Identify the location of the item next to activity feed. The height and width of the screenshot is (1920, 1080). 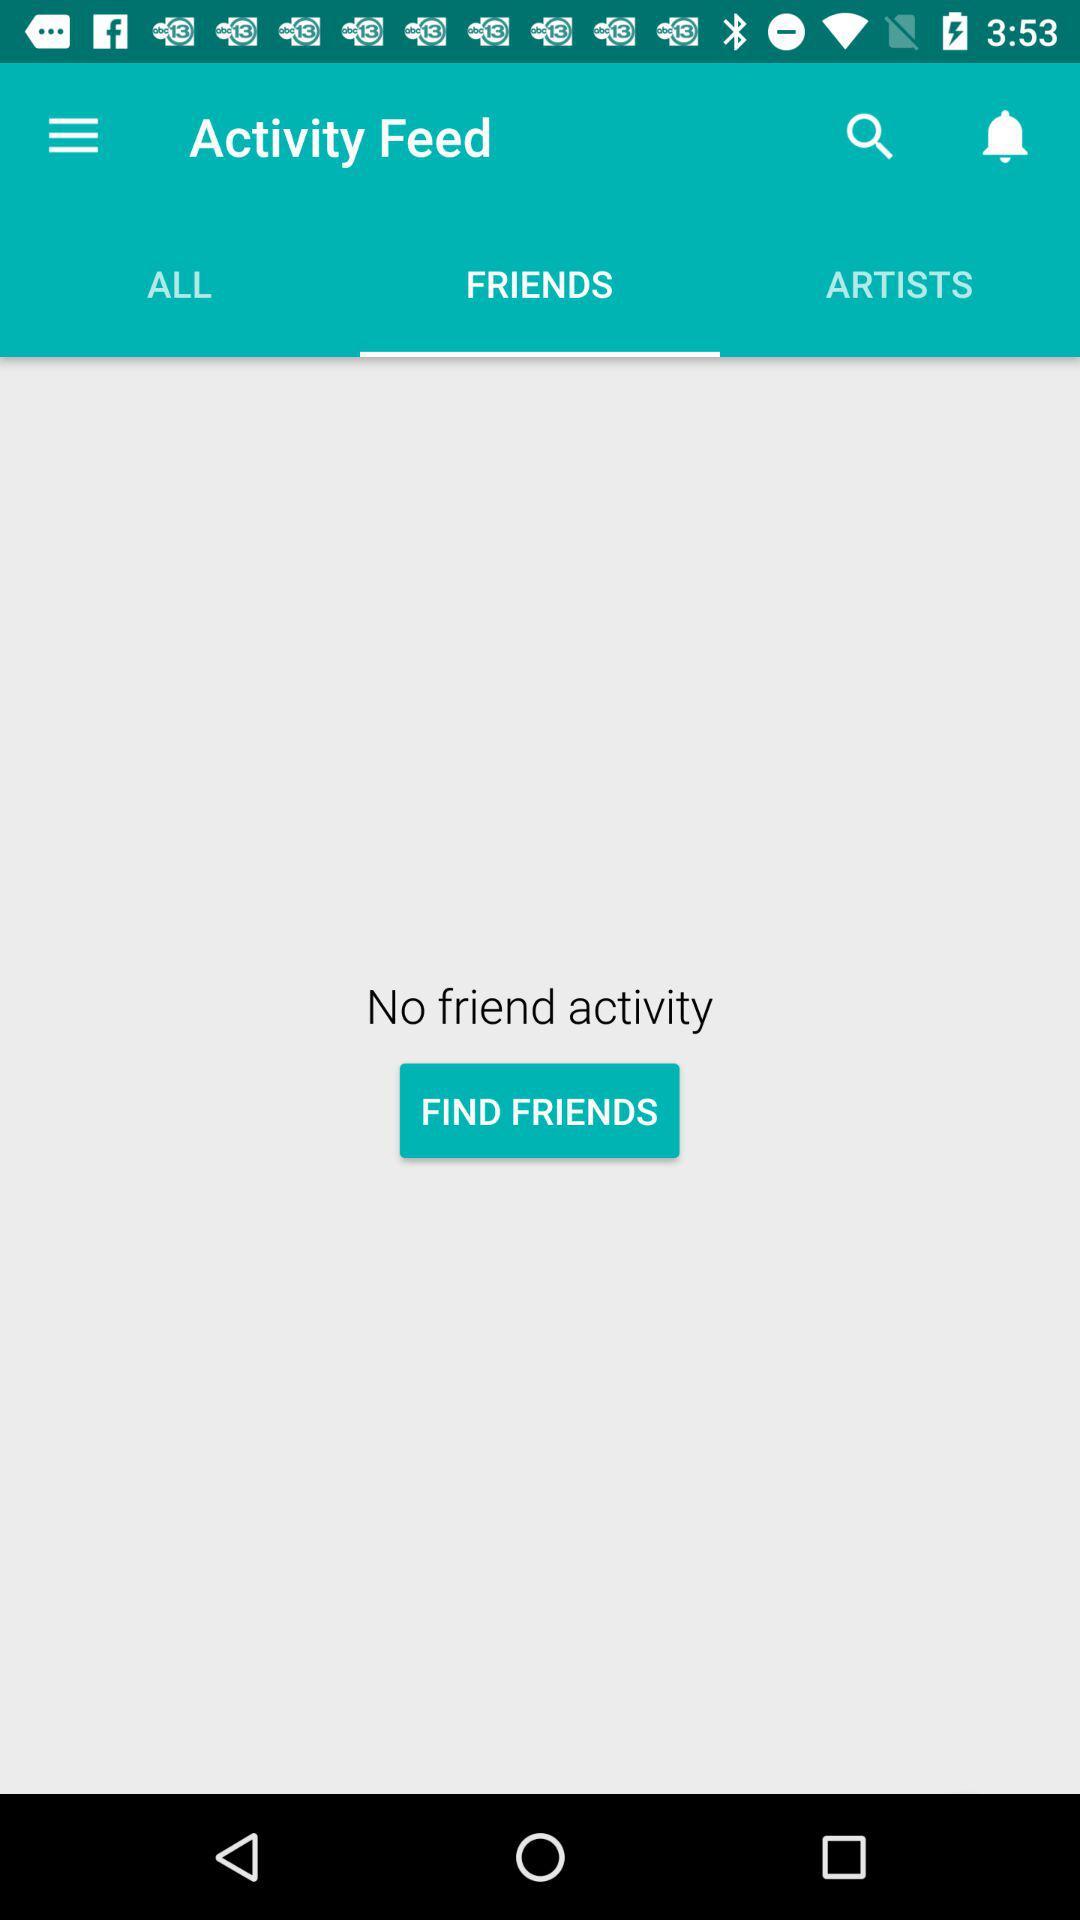
(72, 135).